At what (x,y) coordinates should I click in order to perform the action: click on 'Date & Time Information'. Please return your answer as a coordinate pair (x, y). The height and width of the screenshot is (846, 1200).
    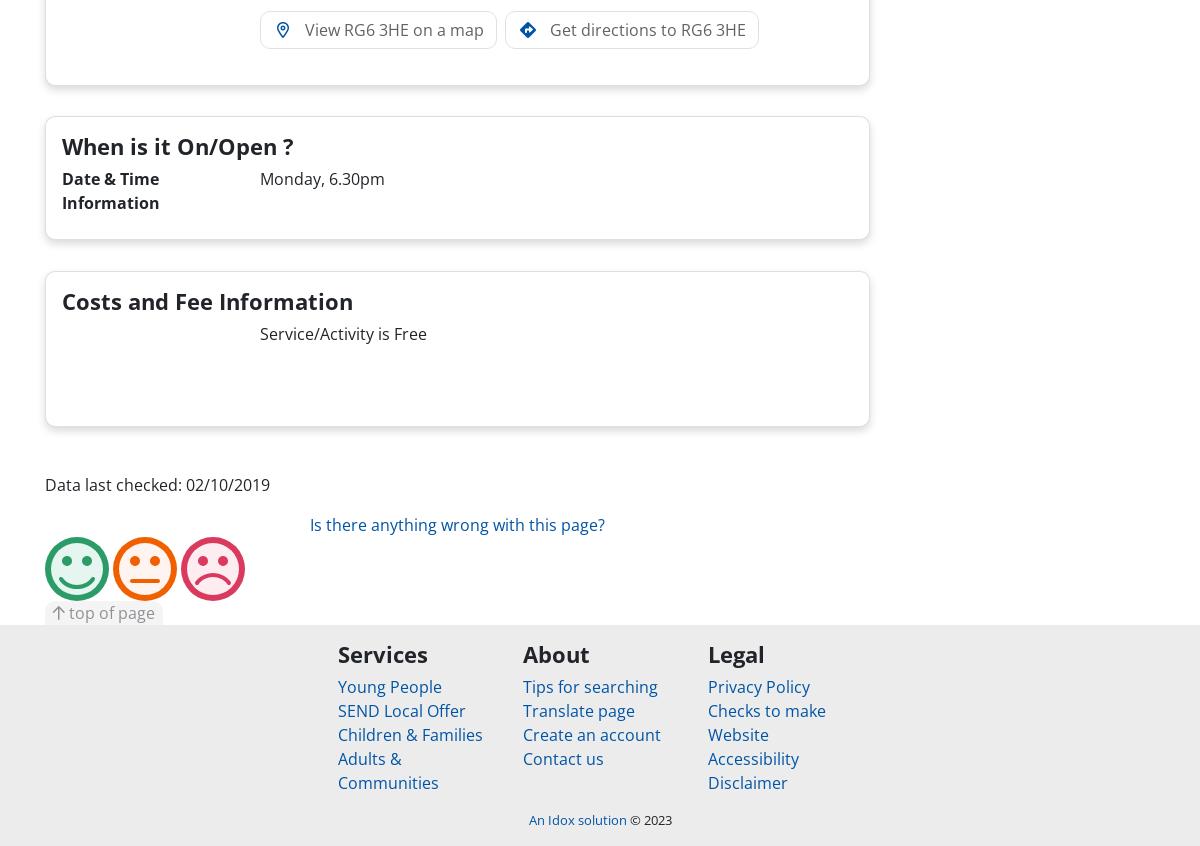
    Looking at the image, I should click on (111, 190).